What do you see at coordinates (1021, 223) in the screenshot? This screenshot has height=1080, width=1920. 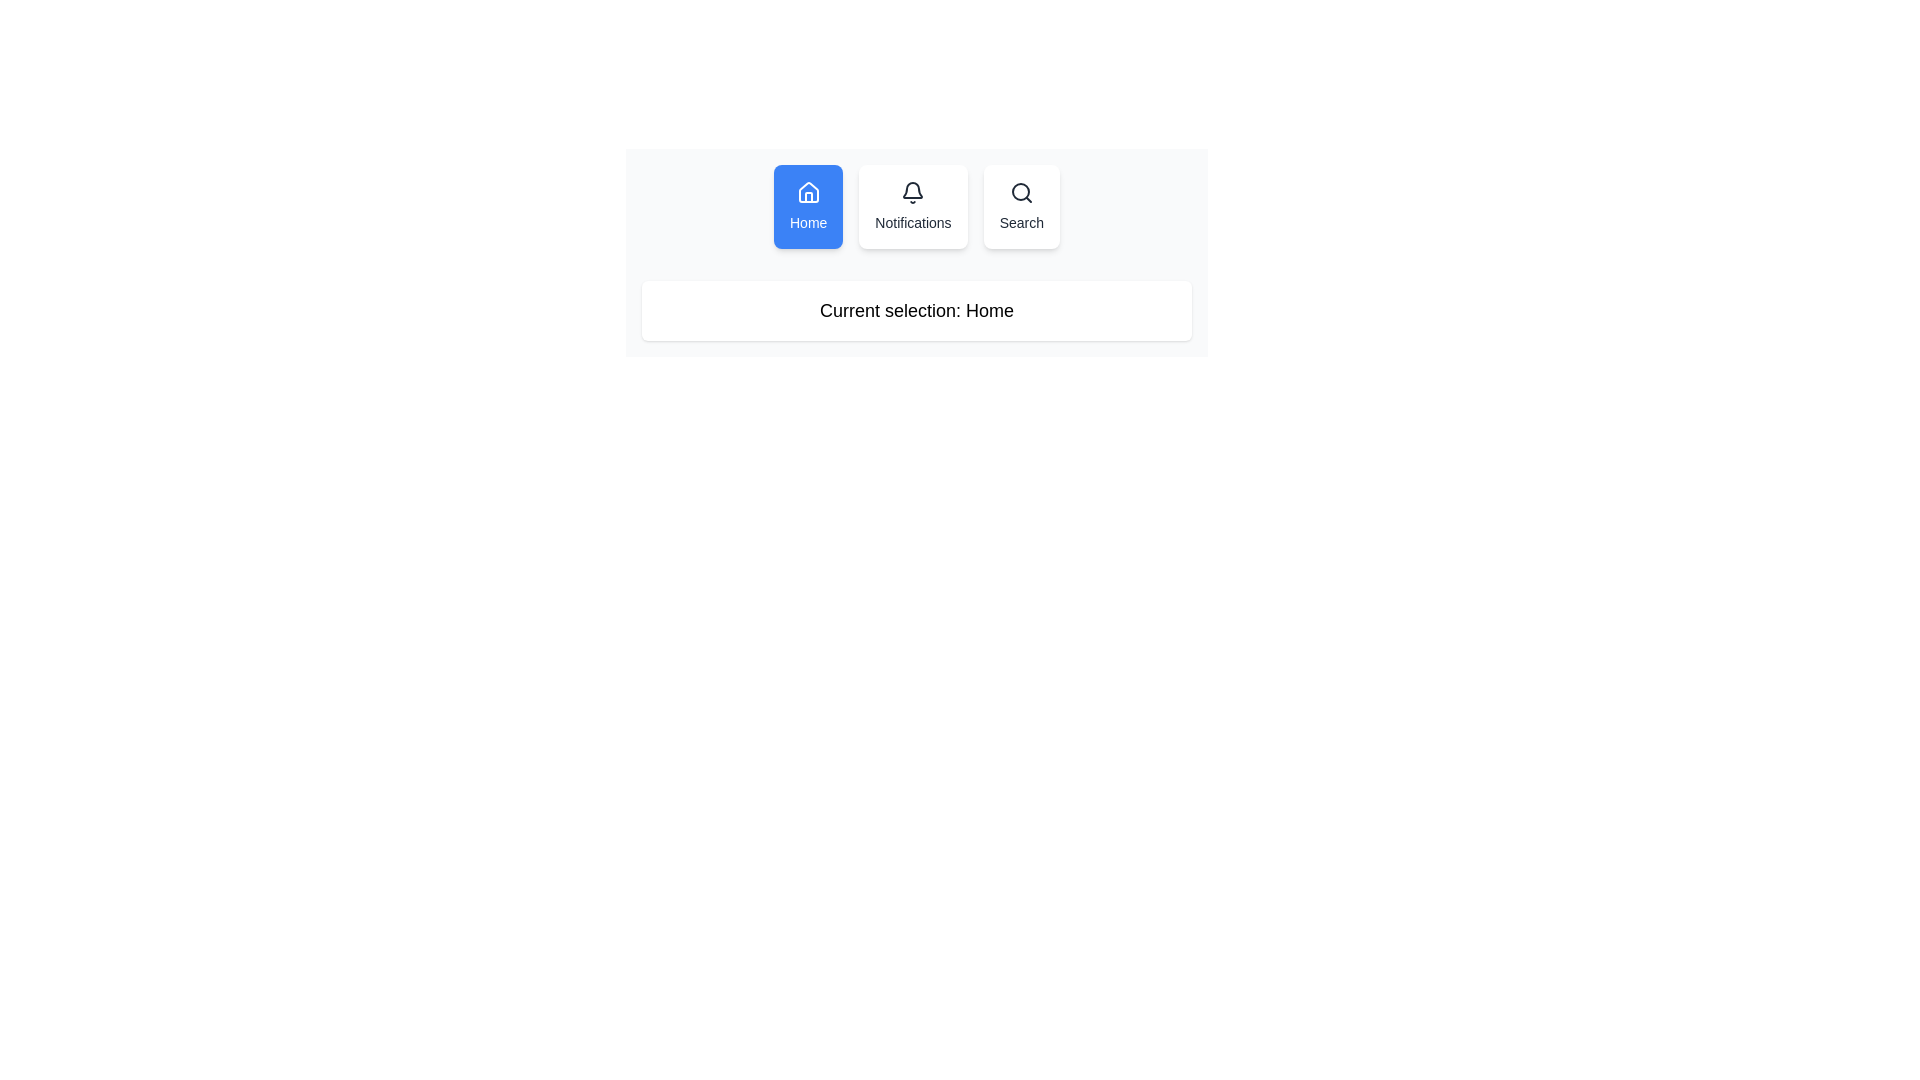 I see `the 'Search' text label located below the magnifying glass icon in the navigation menu` at bounding box center [1021, 223].